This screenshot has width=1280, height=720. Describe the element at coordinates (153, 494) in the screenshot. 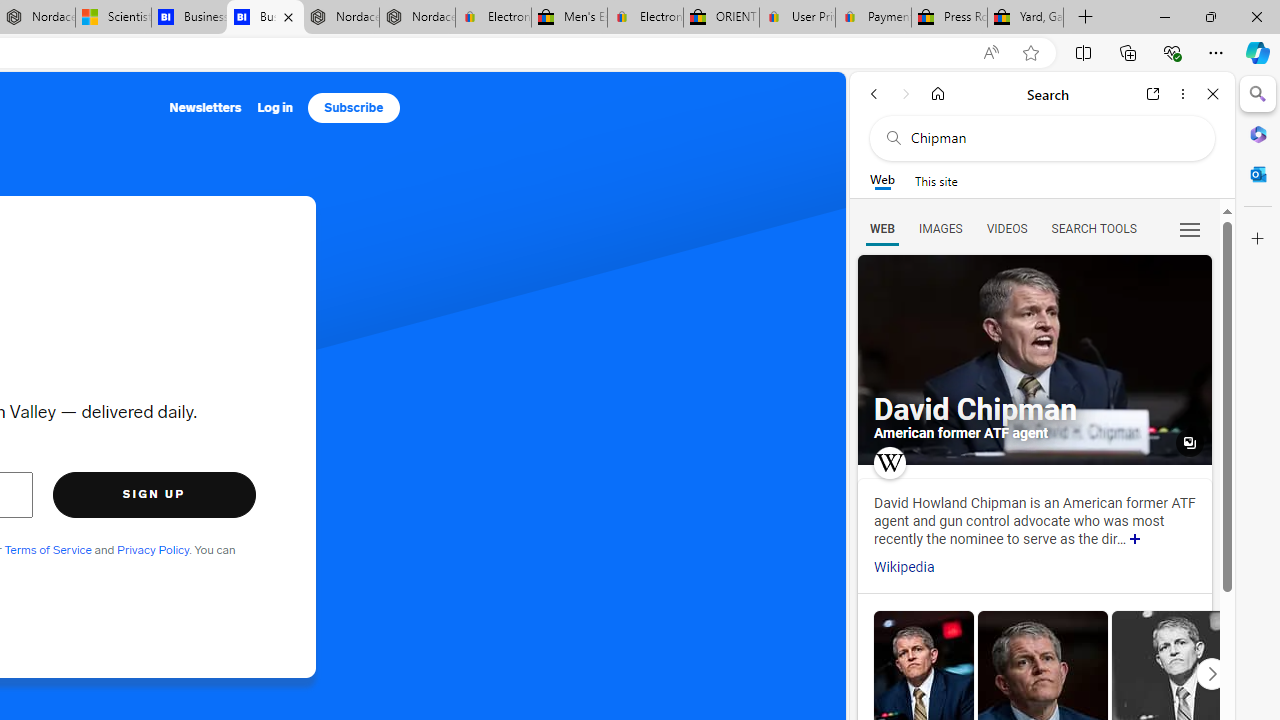

I see `'SIGN UP'` at that location.